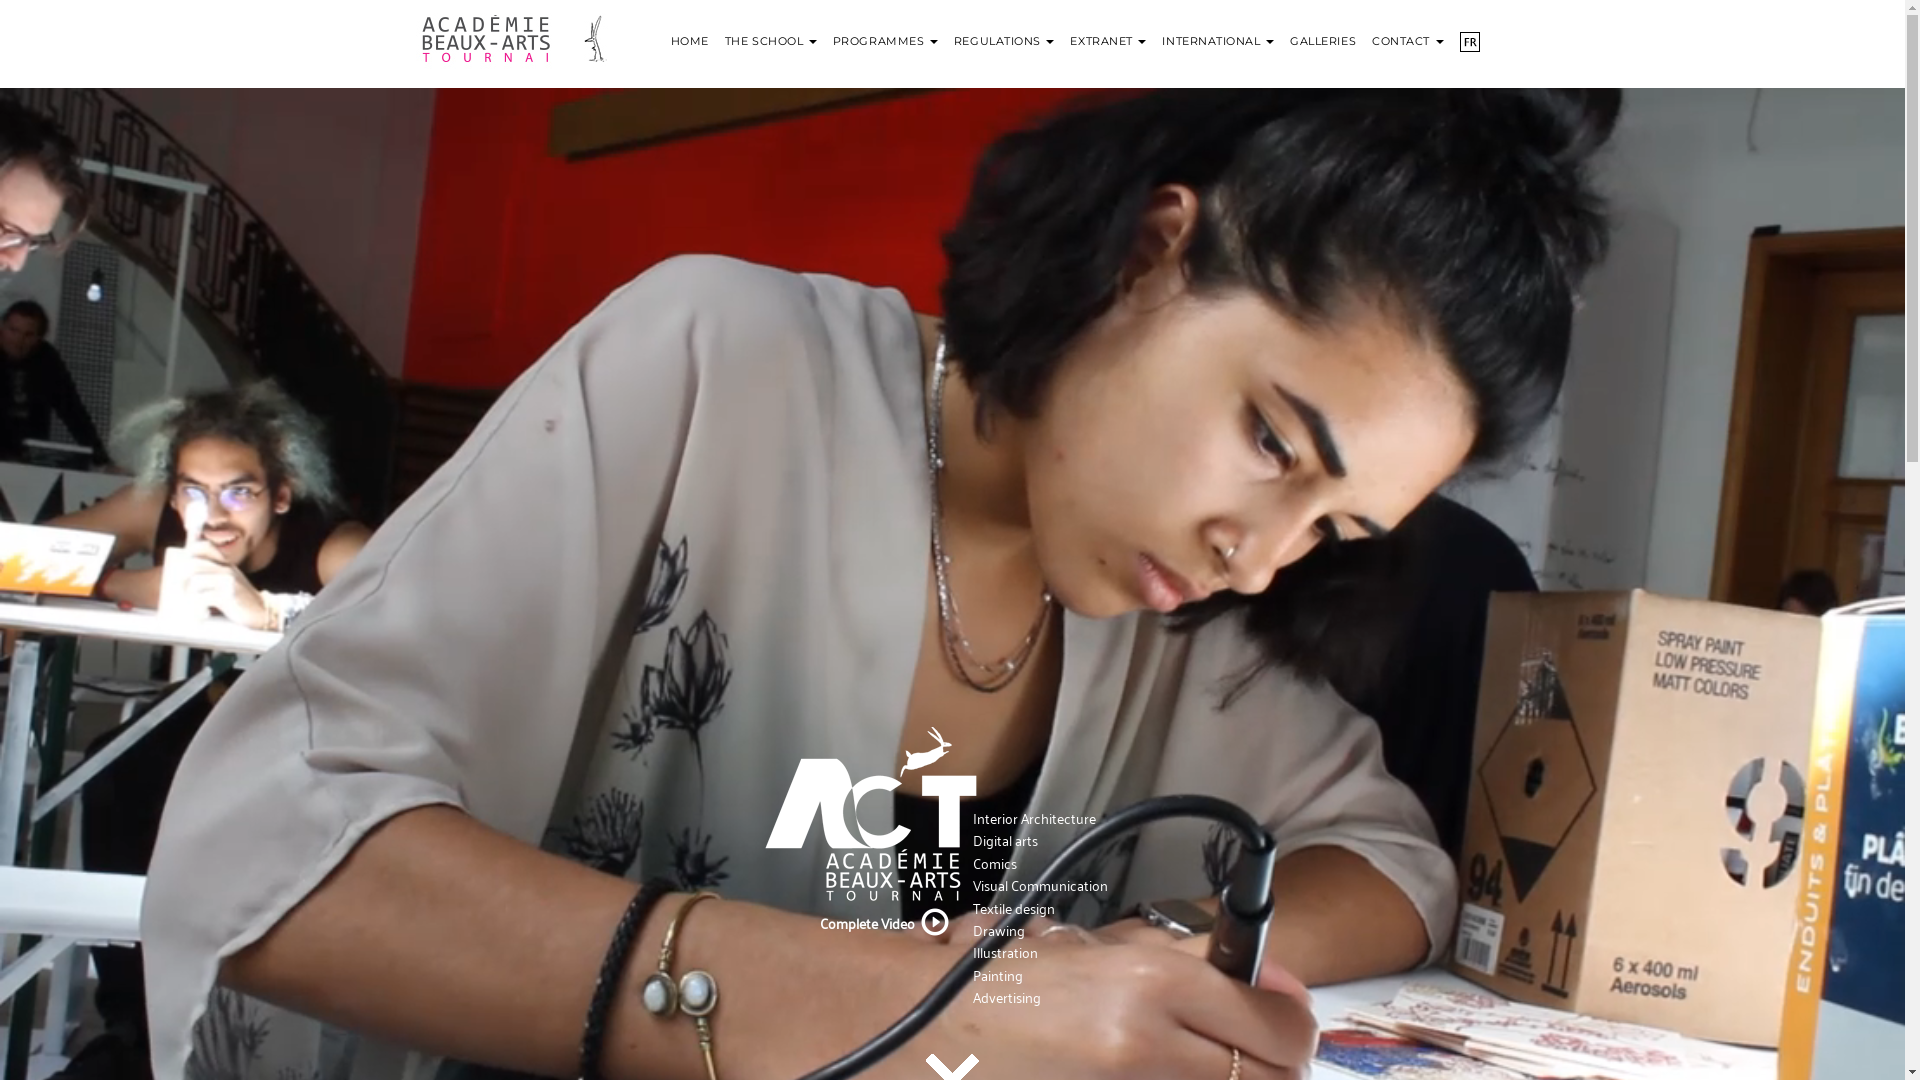 Image resolution: width=1920 pixels, height=1080 pixels. Describe the element at coordinates (1107, 30) in the screenshot. I see `'EXTRANET'` at that location.